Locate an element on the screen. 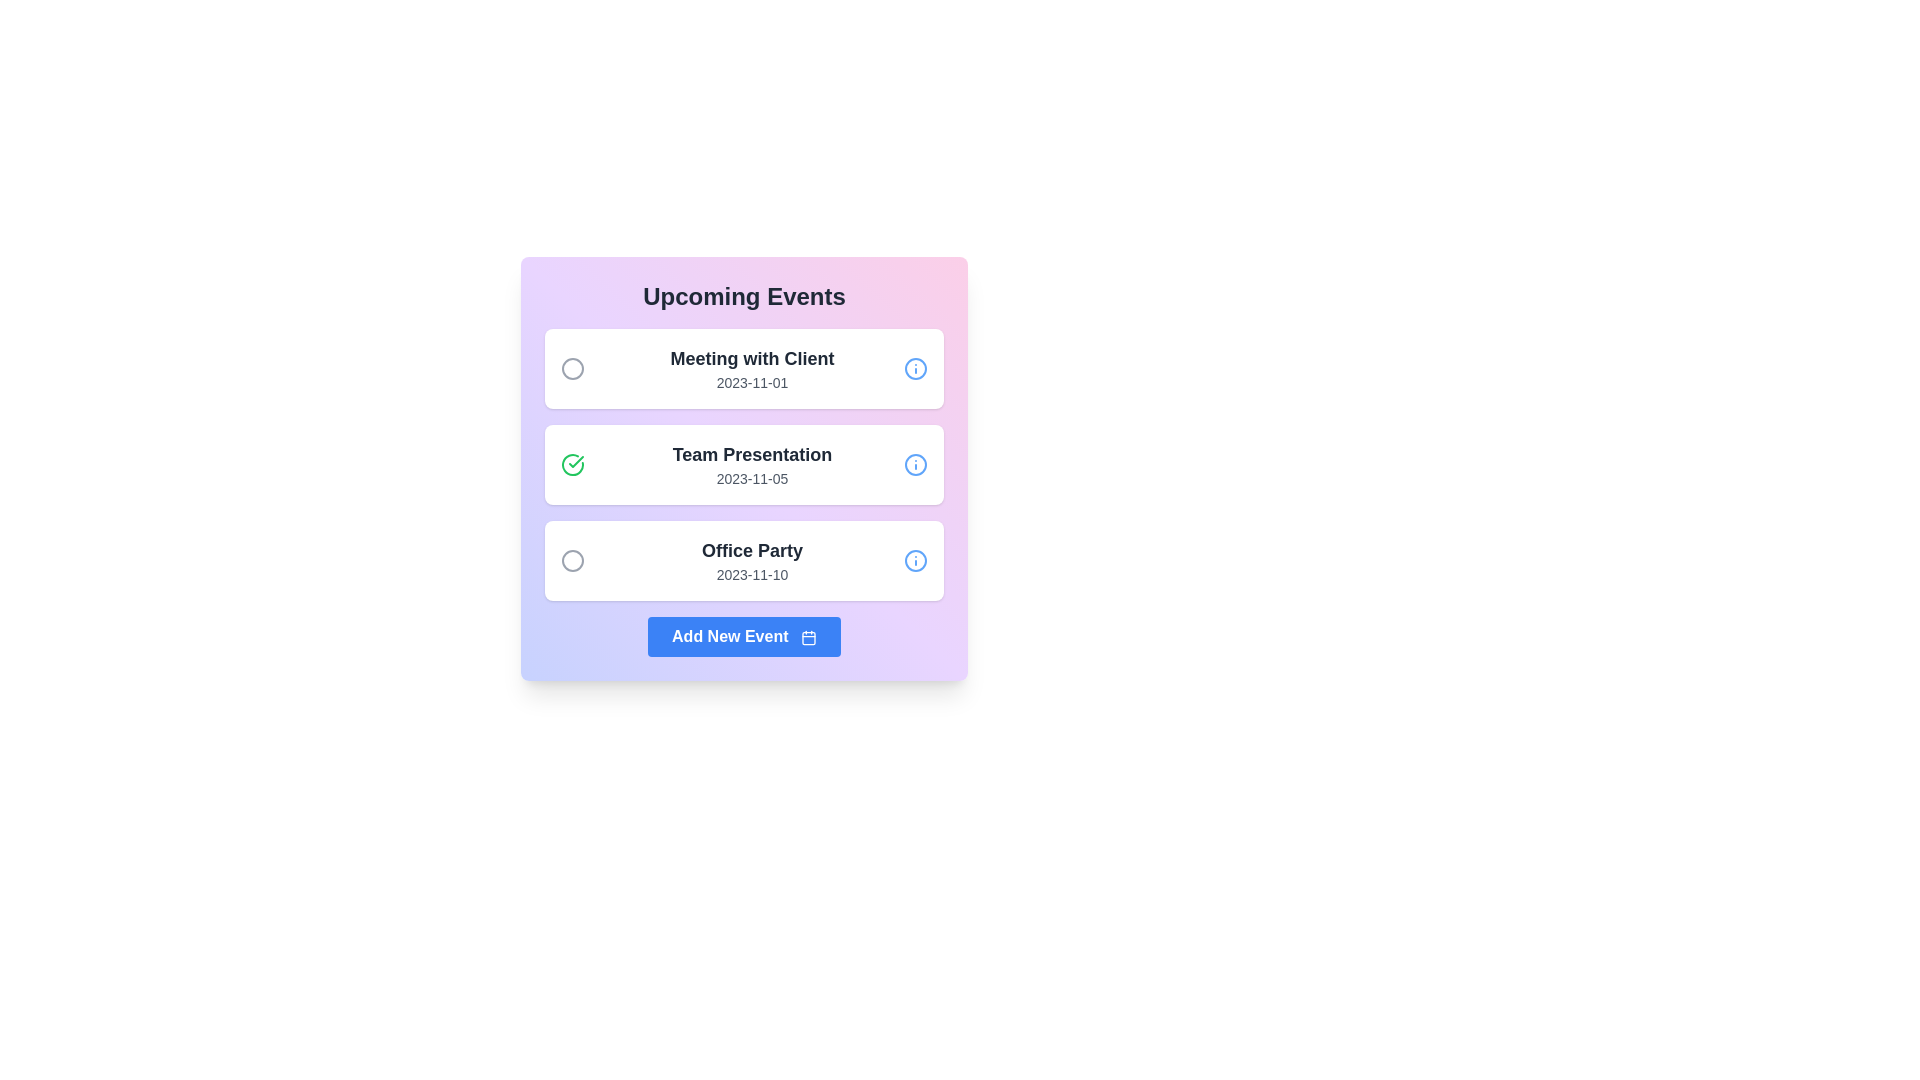  the graphical representation of the decorative part of the indicator icon located in the second row of the 'Upcoming Events' section, titled 'Team Presentation, 2023-11-05.' is located at coordinates (571, 465).